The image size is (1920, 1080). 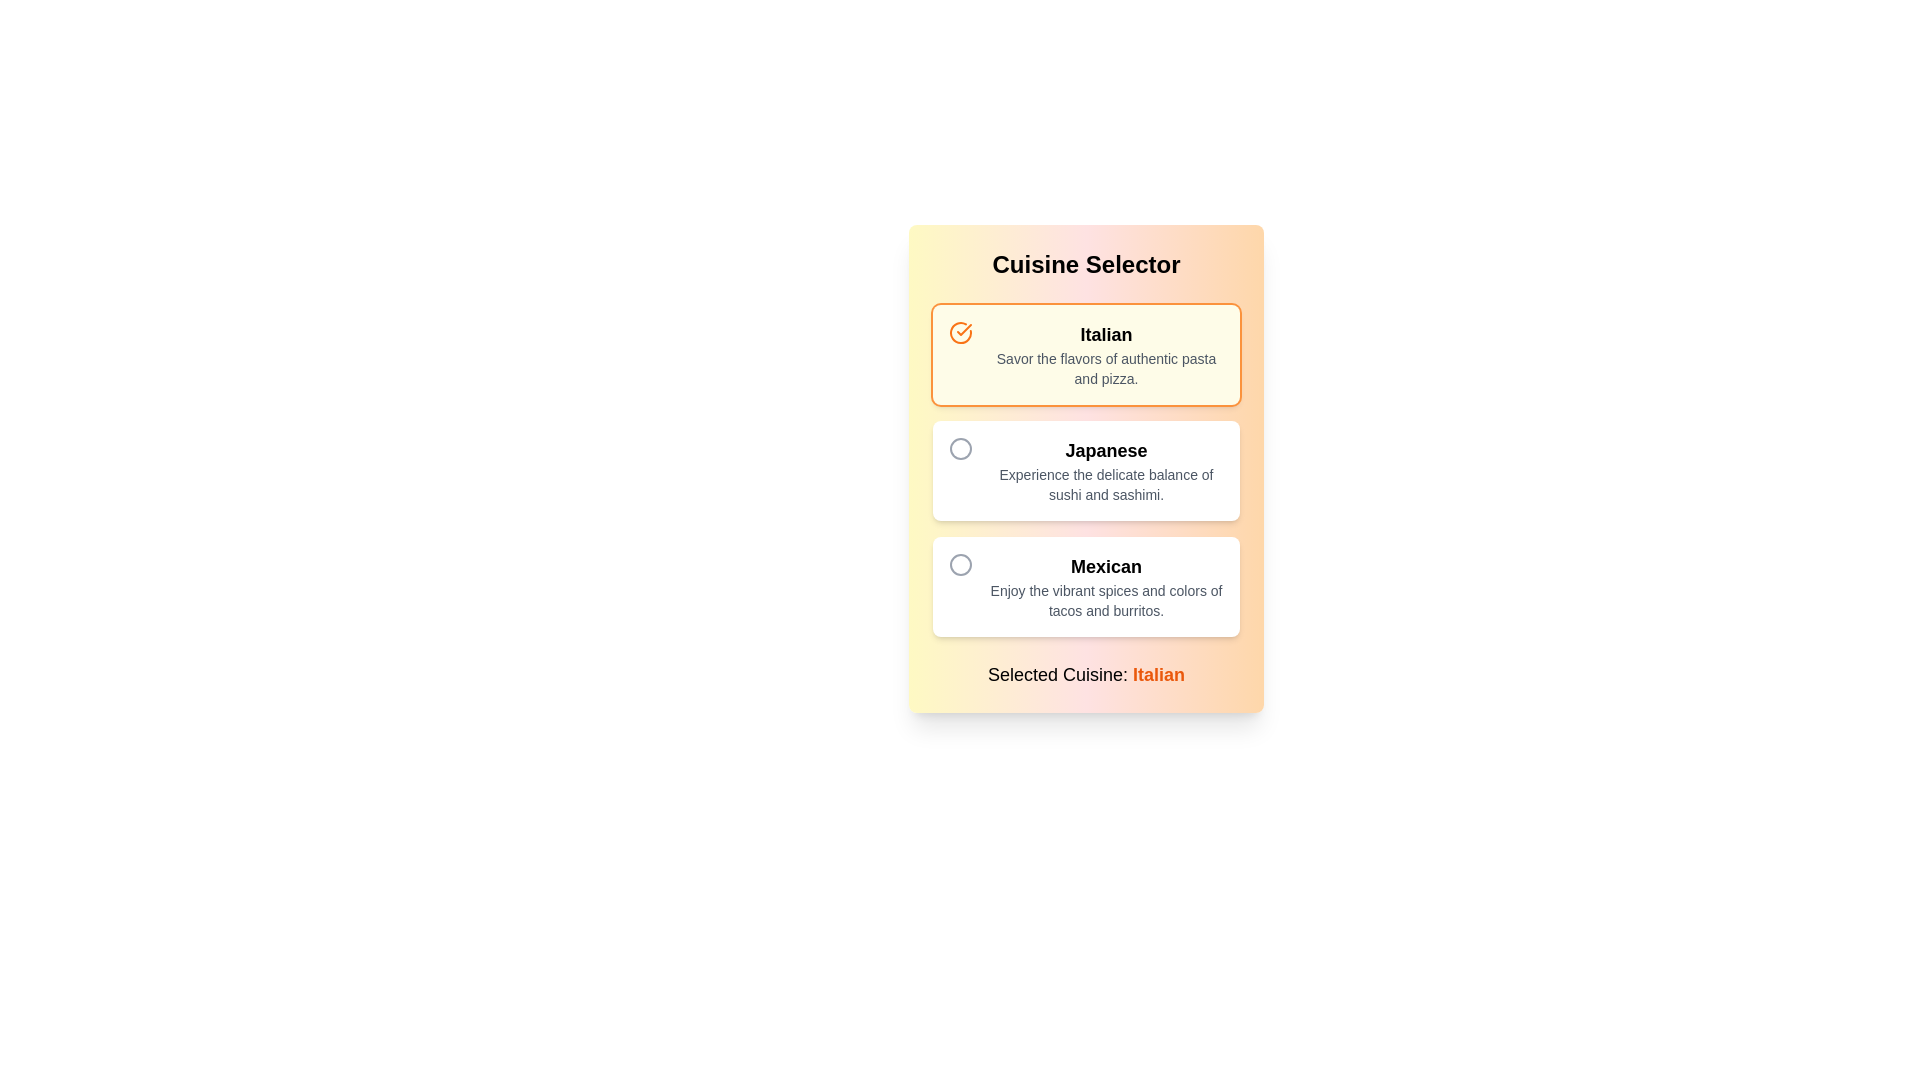 I want to click on the 'Mexican' cuisine option card in the cuisine selector interface, so click(x=1085, y=585).